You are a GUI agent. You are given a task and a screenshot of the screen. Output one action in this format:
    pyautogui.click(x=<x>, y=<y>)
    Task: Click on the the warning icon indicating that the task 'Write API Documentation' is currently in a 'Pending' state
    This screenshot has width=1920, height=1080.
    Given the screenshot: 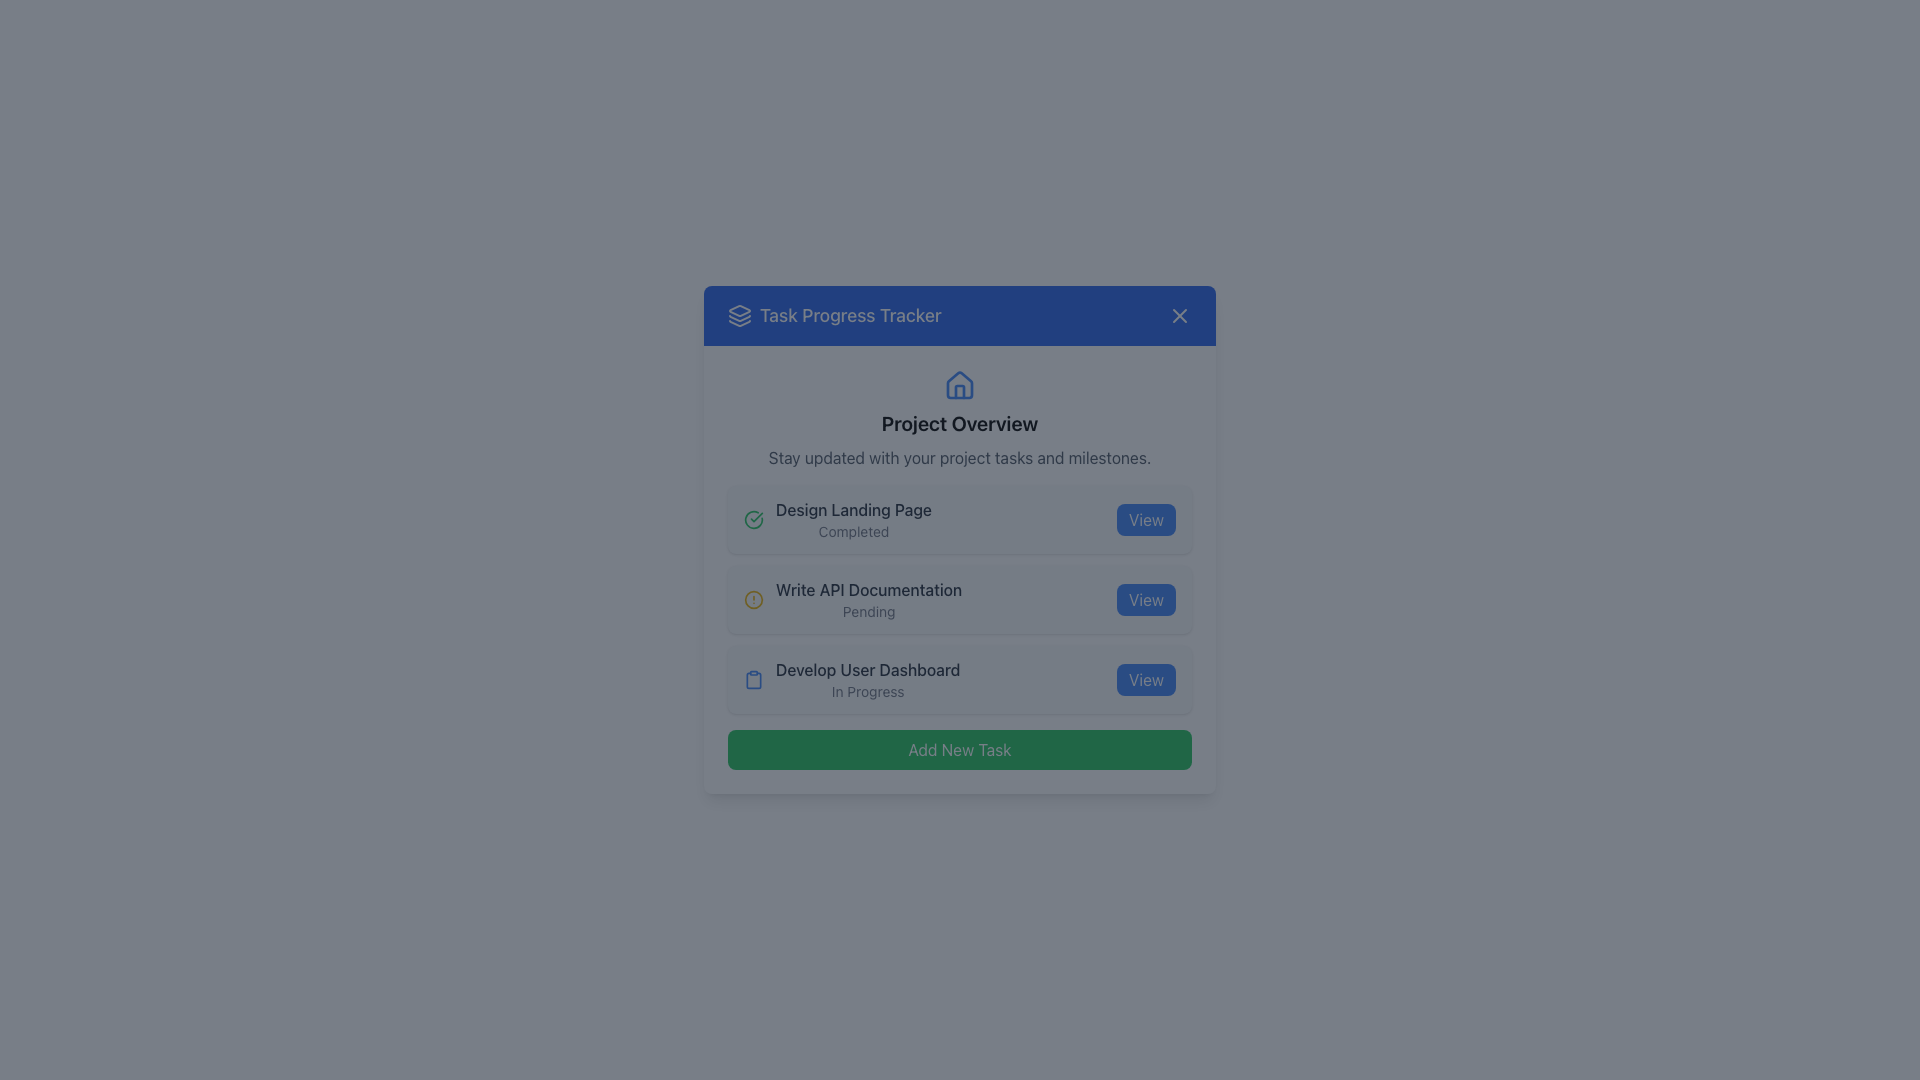 What is the action you would take?
    pyautogui.click(x=752, y=599)
    